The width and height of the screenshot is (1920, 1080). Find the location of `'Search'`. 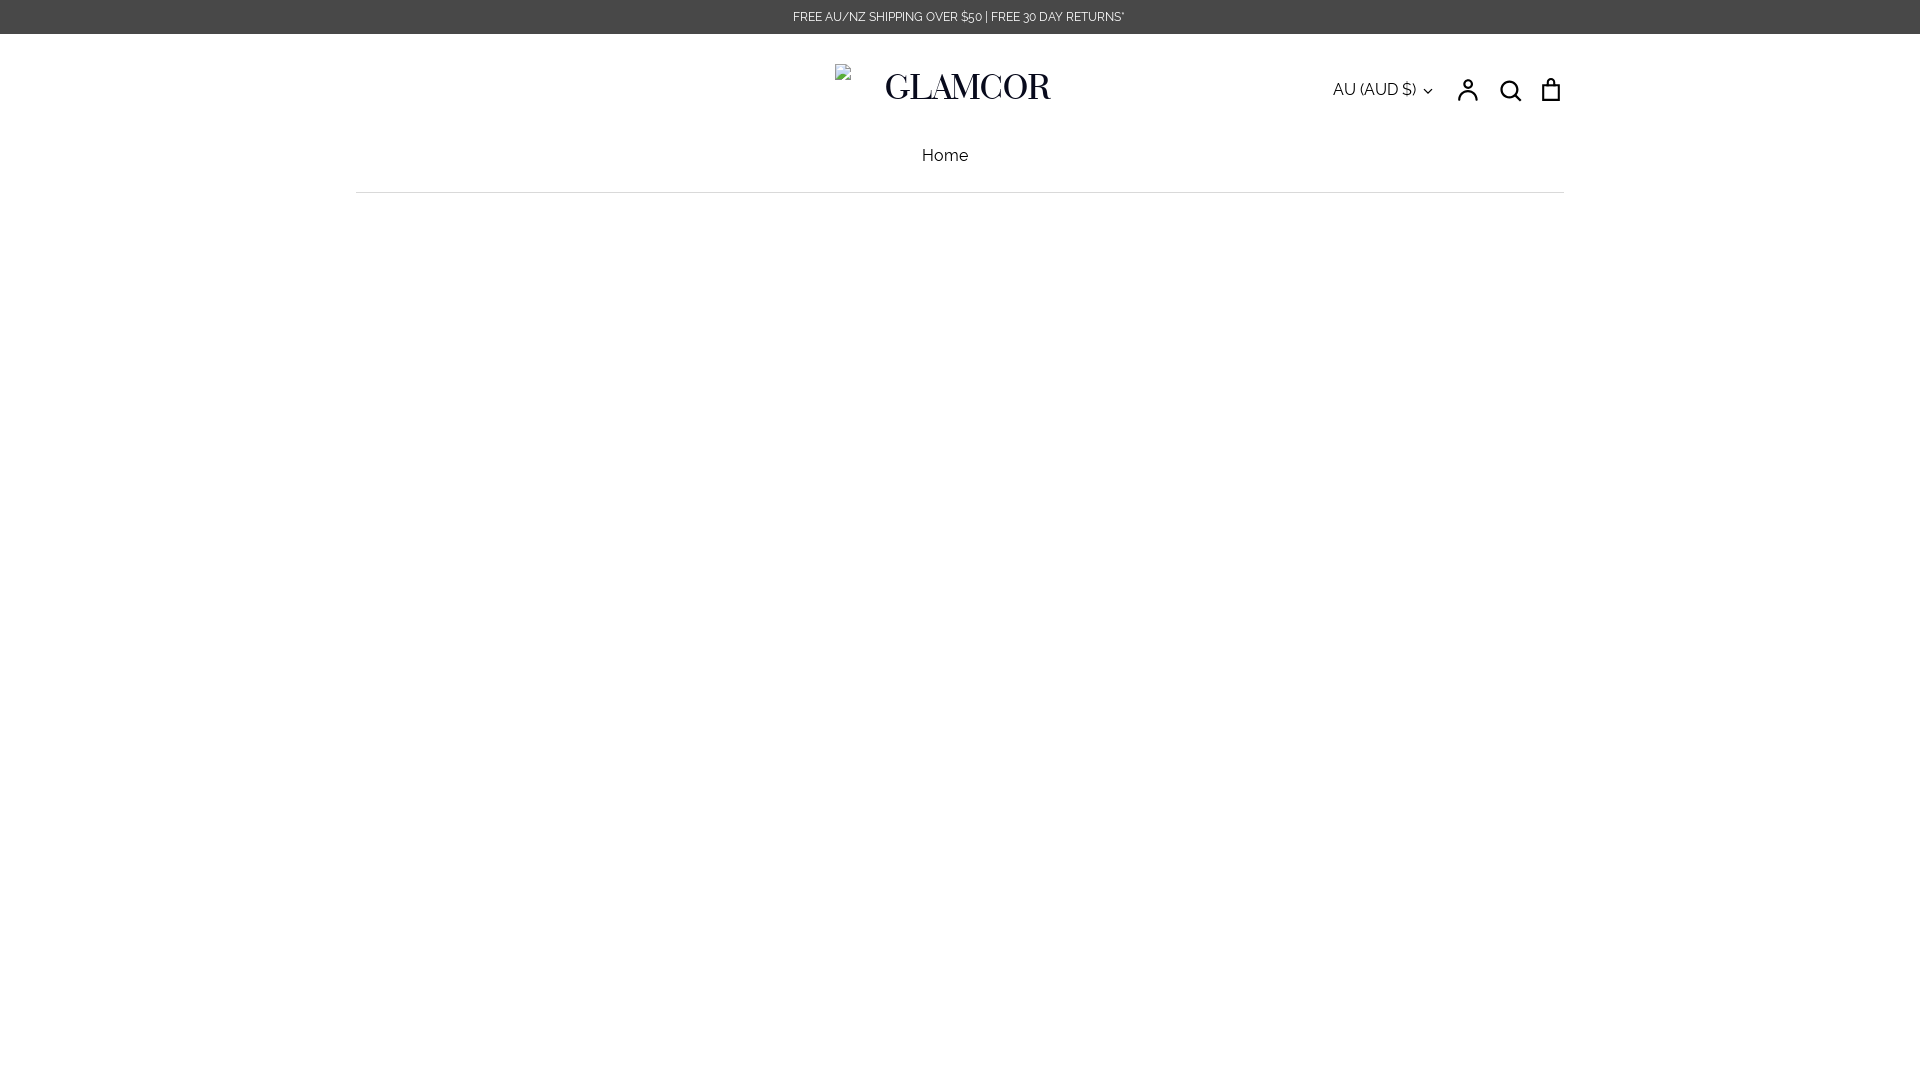

'Search' is located at coordinates (1510, 87).